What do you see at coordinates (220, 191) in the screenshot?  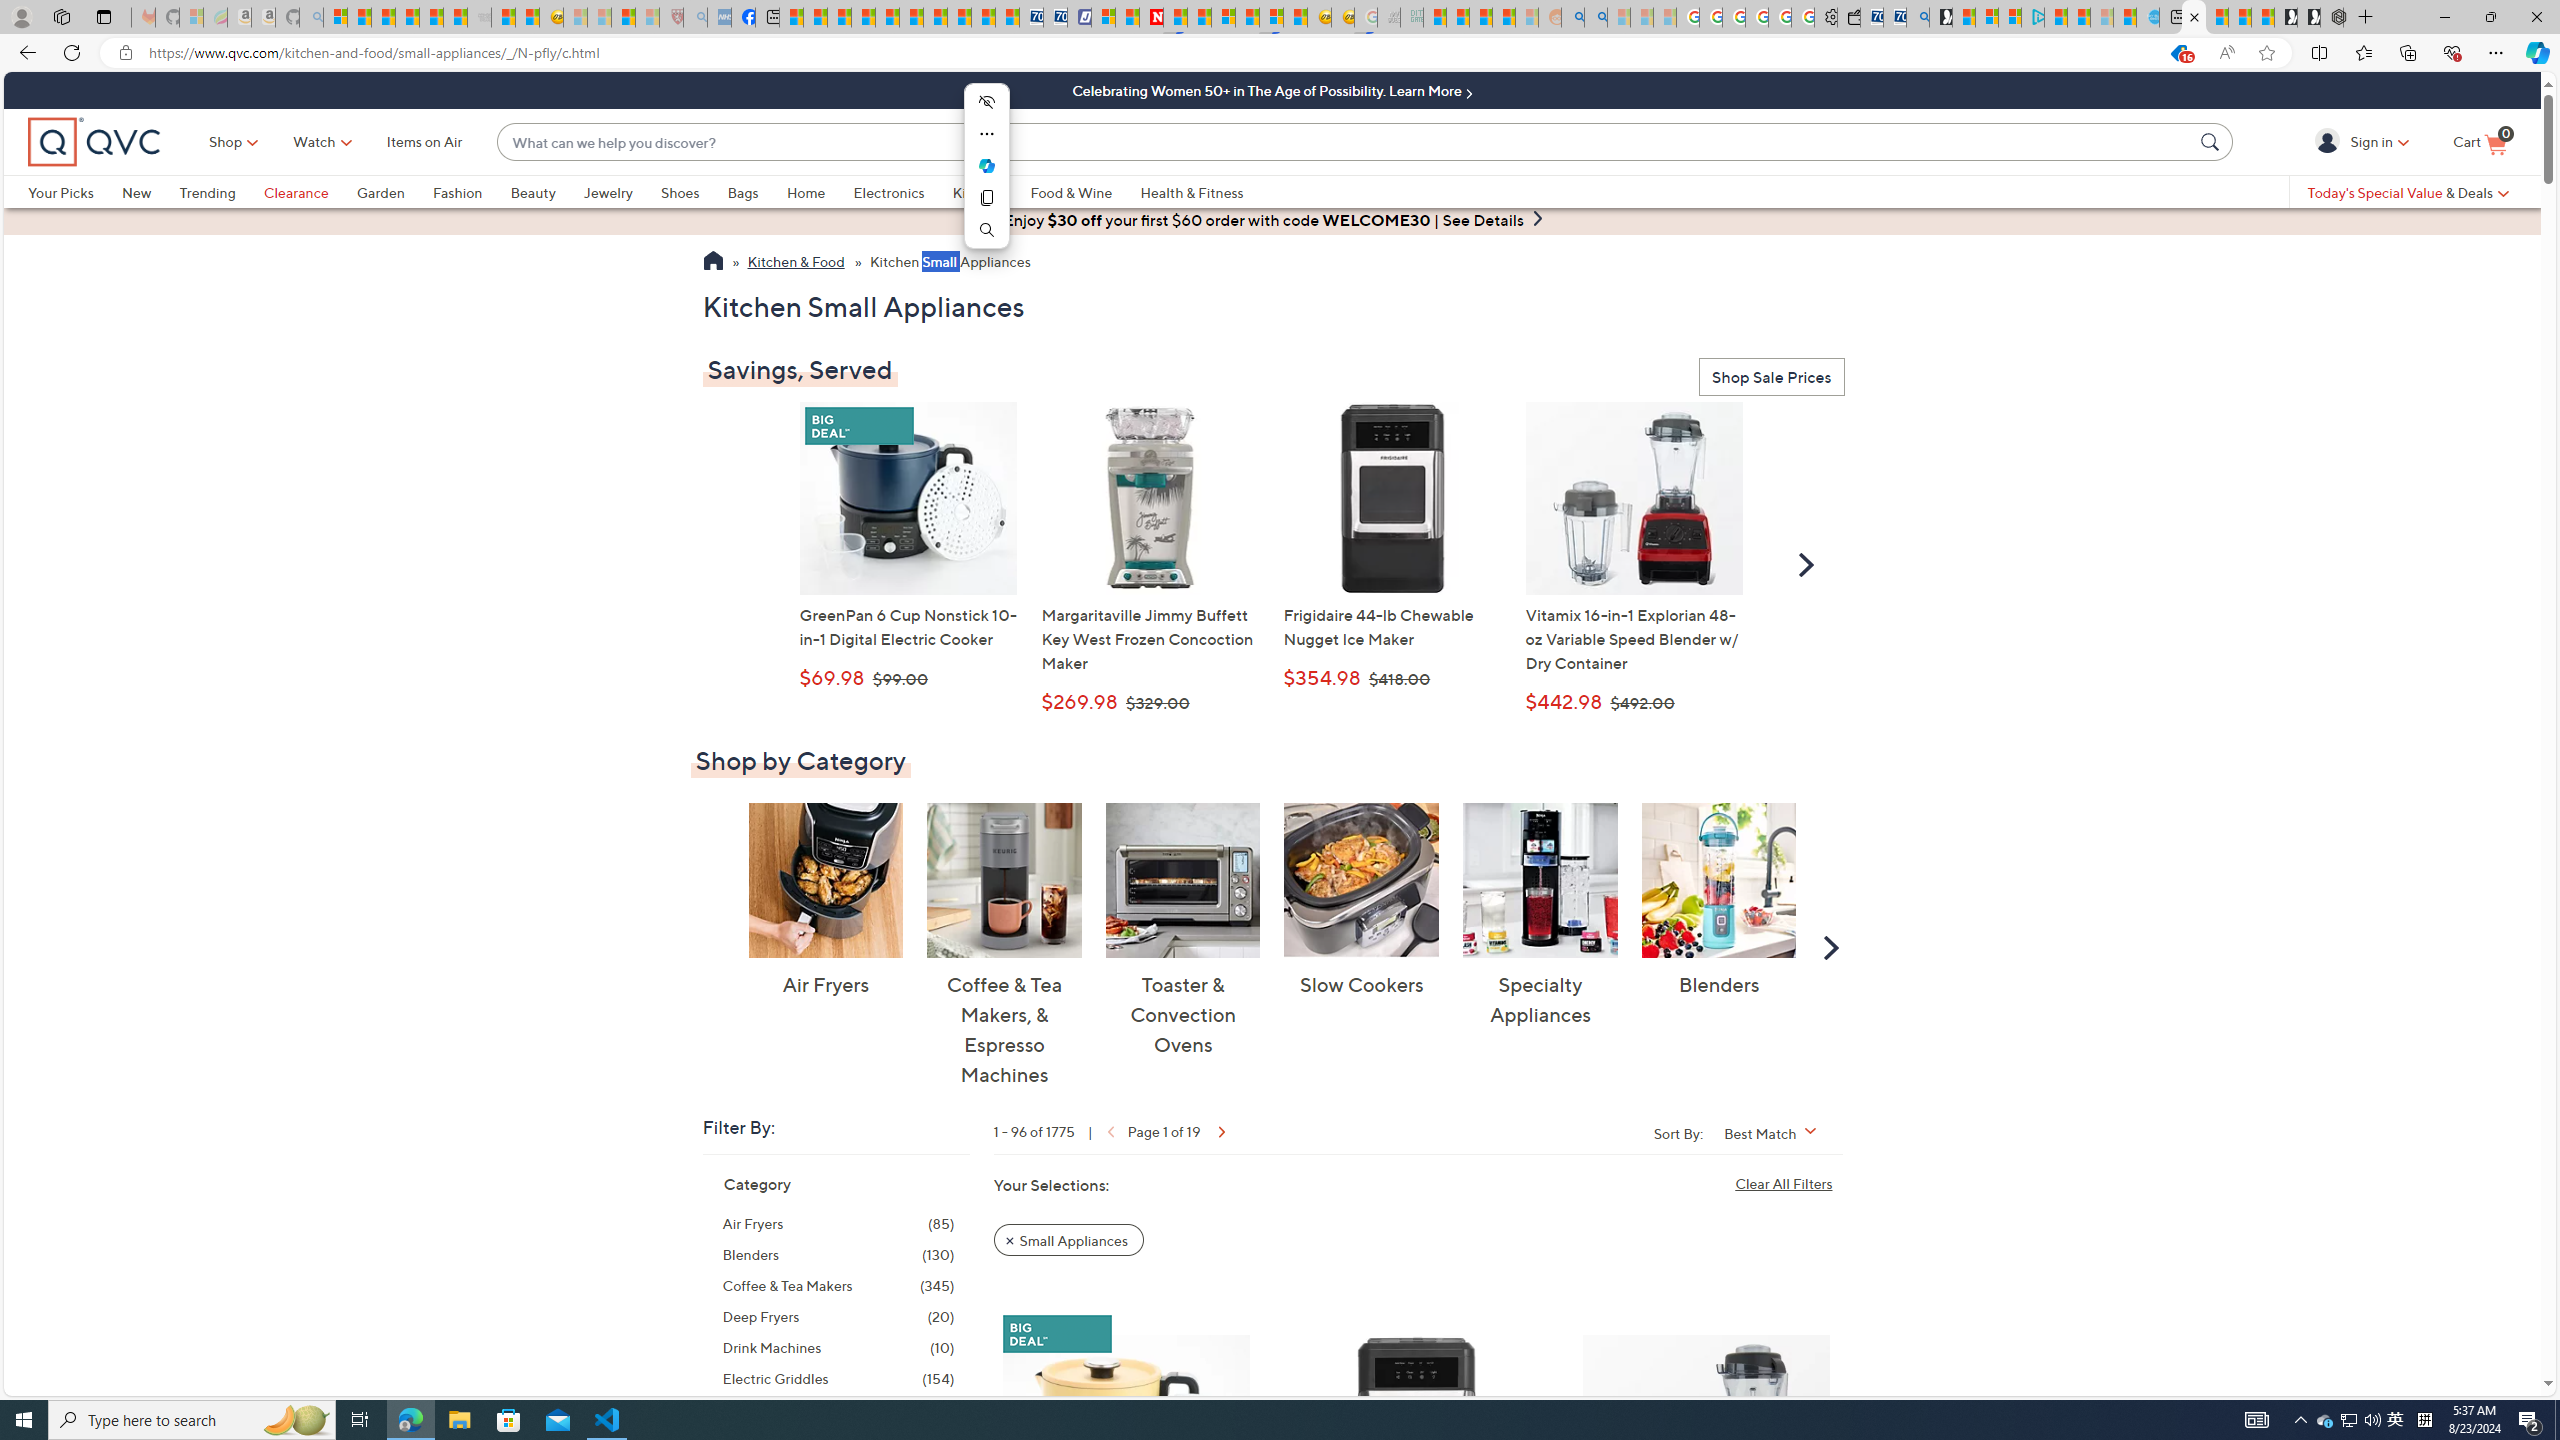 I see `'Trending'` at bounding box center [220, 191].